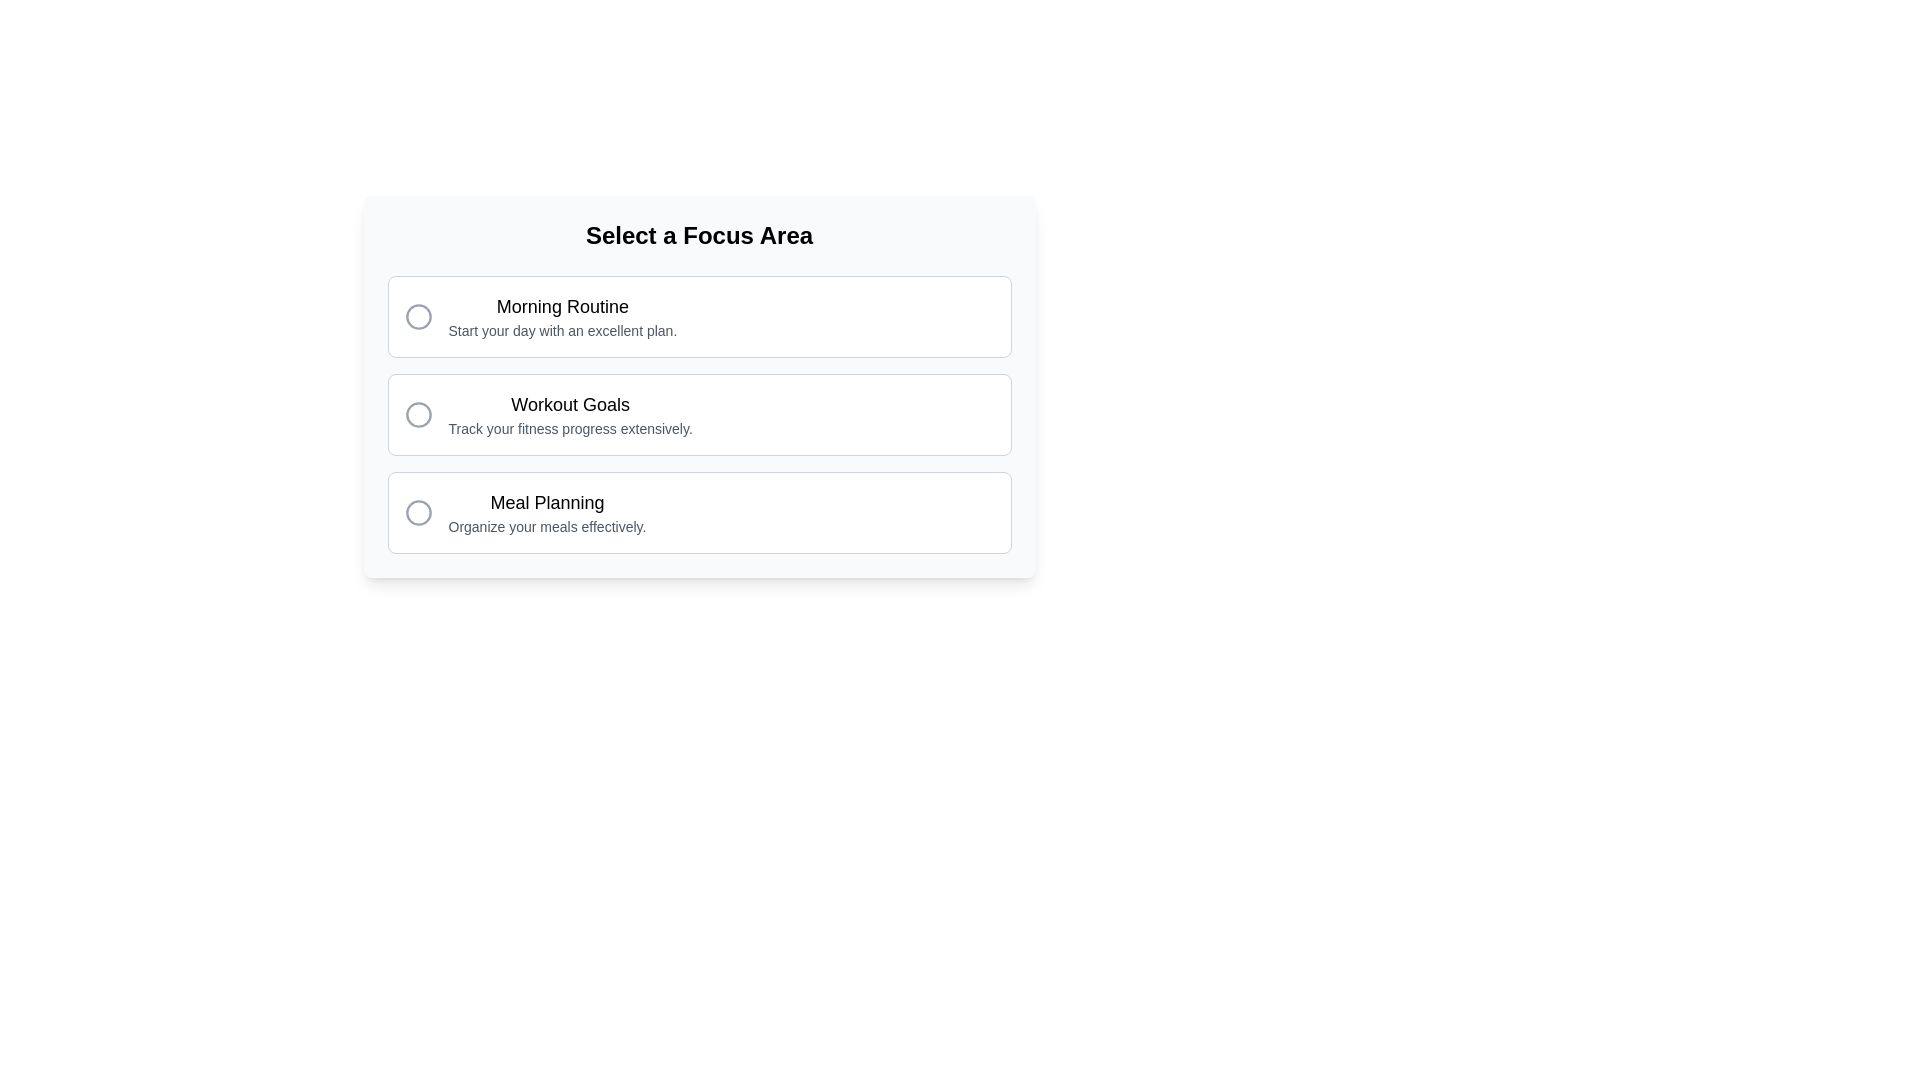 Image resolution: width=1920 pixels, height=1080 pixels. Describe the element at coordinates (417, 414) in the screenshot. I see `the Circular radio button for the 'Workout Goals' option to provide visual feedback` at that location.